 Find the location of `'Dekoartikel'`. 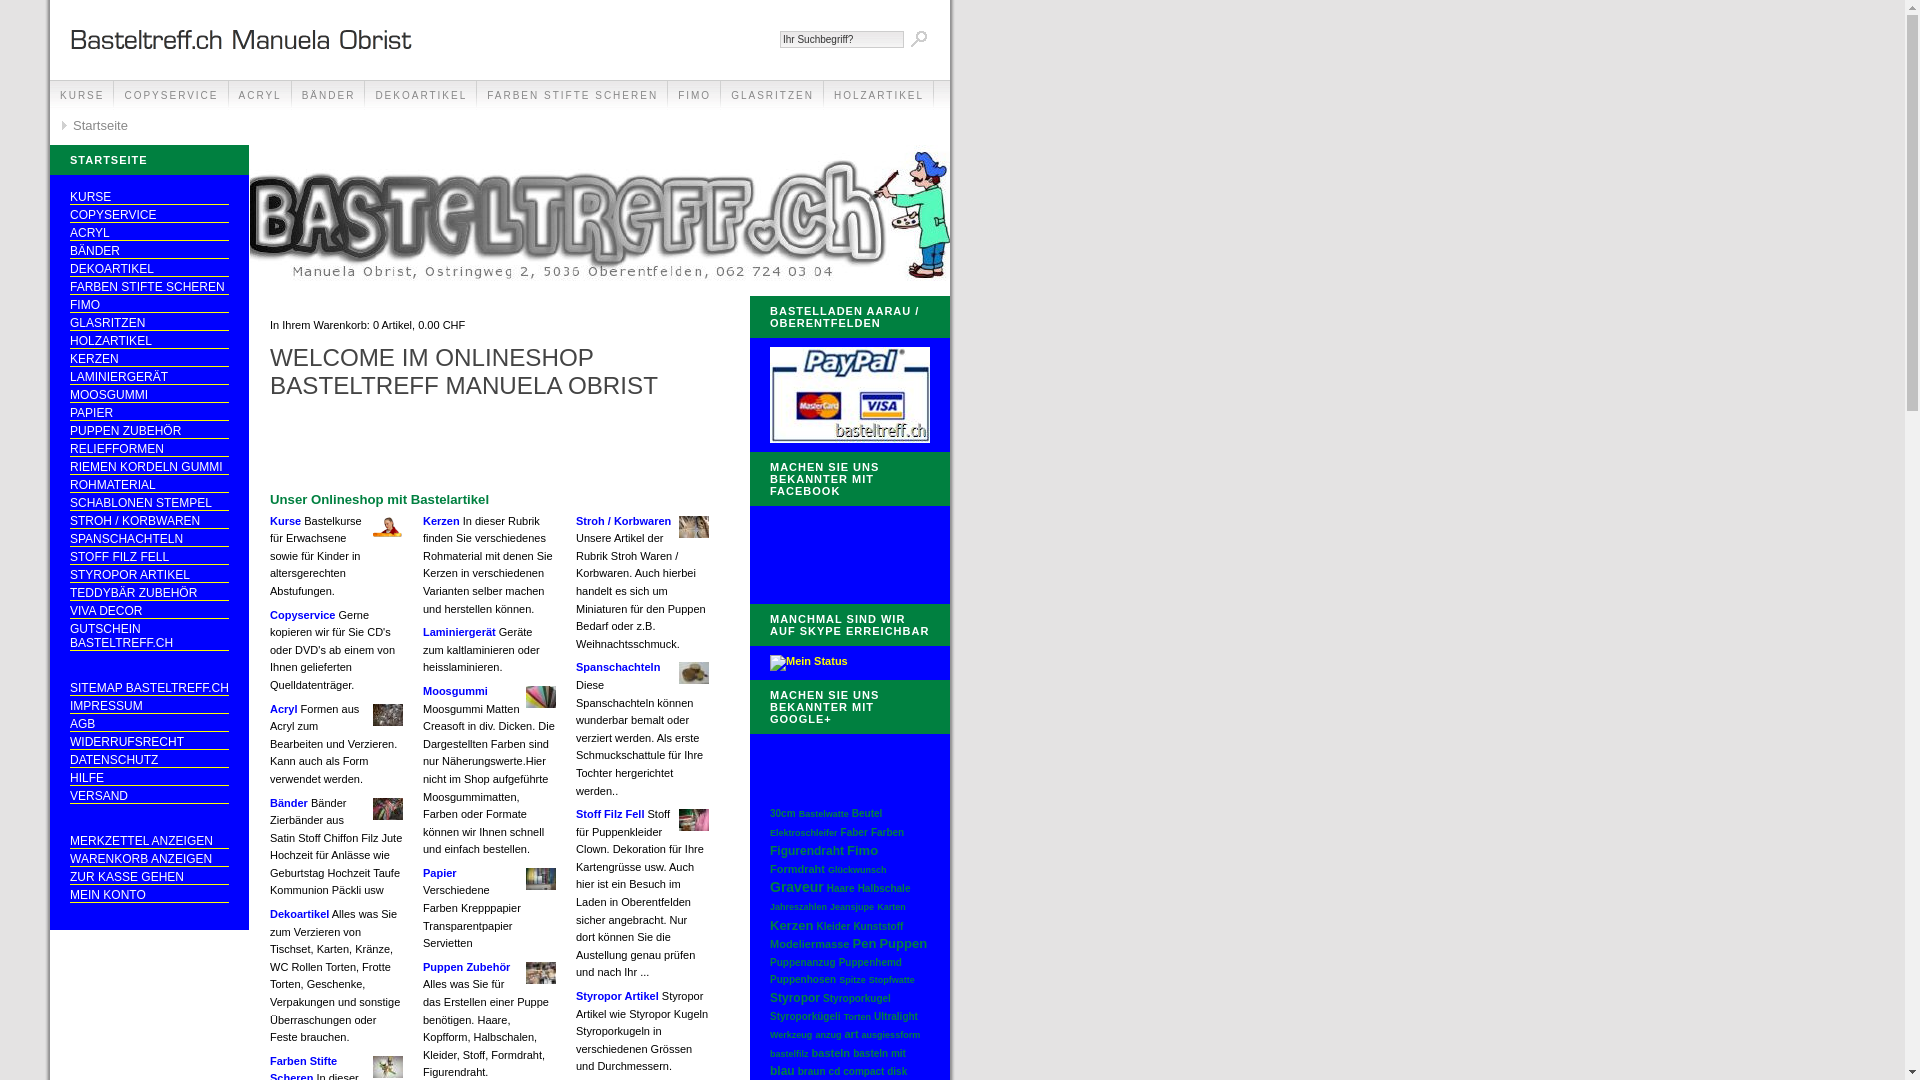

'Dekoartikel' is located at coordinates (298, 914).